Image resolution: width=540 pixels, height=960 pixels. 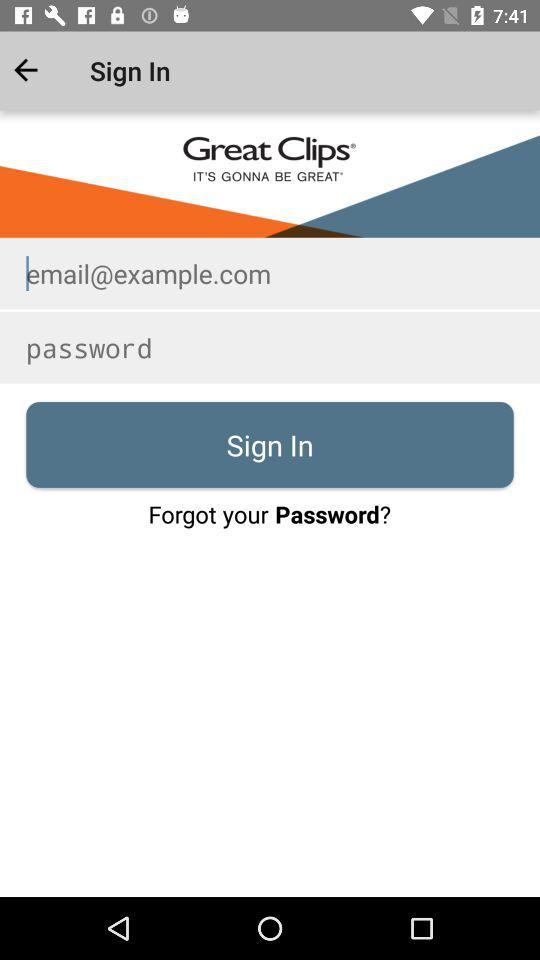 I want to click on email, so click(x=270, y=272).